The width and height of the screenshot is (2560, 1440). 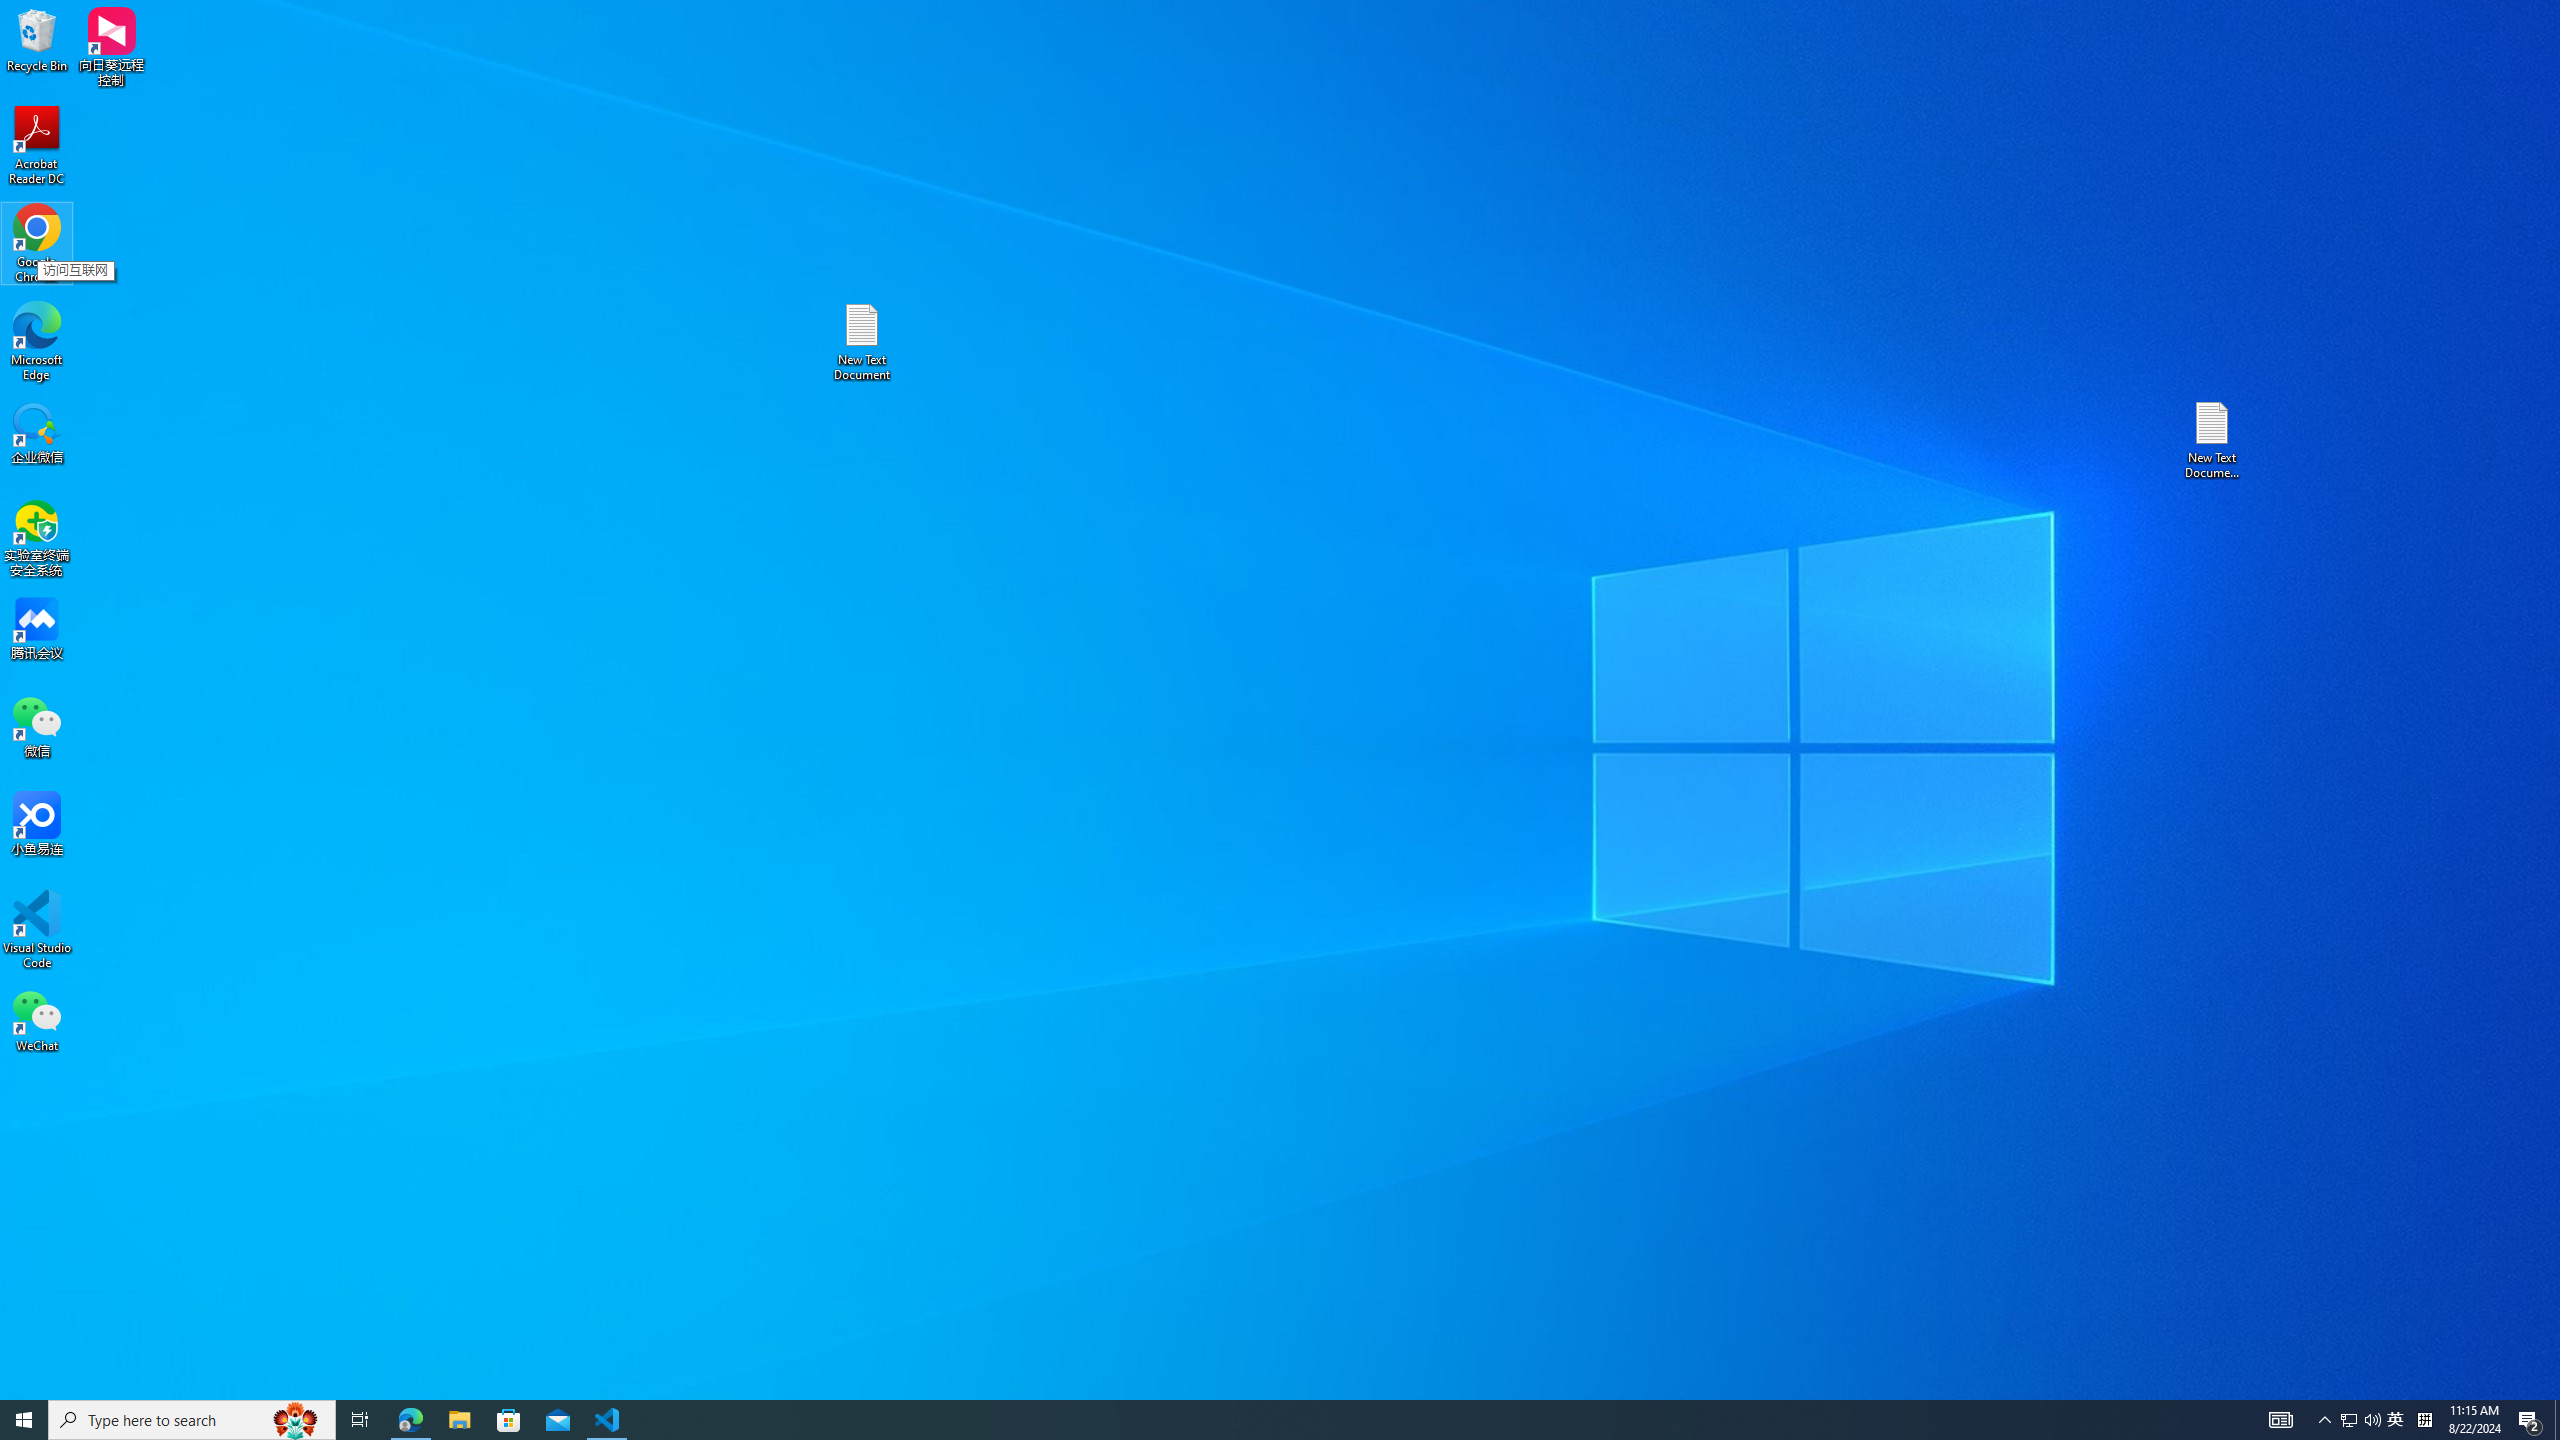 I want to click on 'Start', so click(x=24, y=1418).